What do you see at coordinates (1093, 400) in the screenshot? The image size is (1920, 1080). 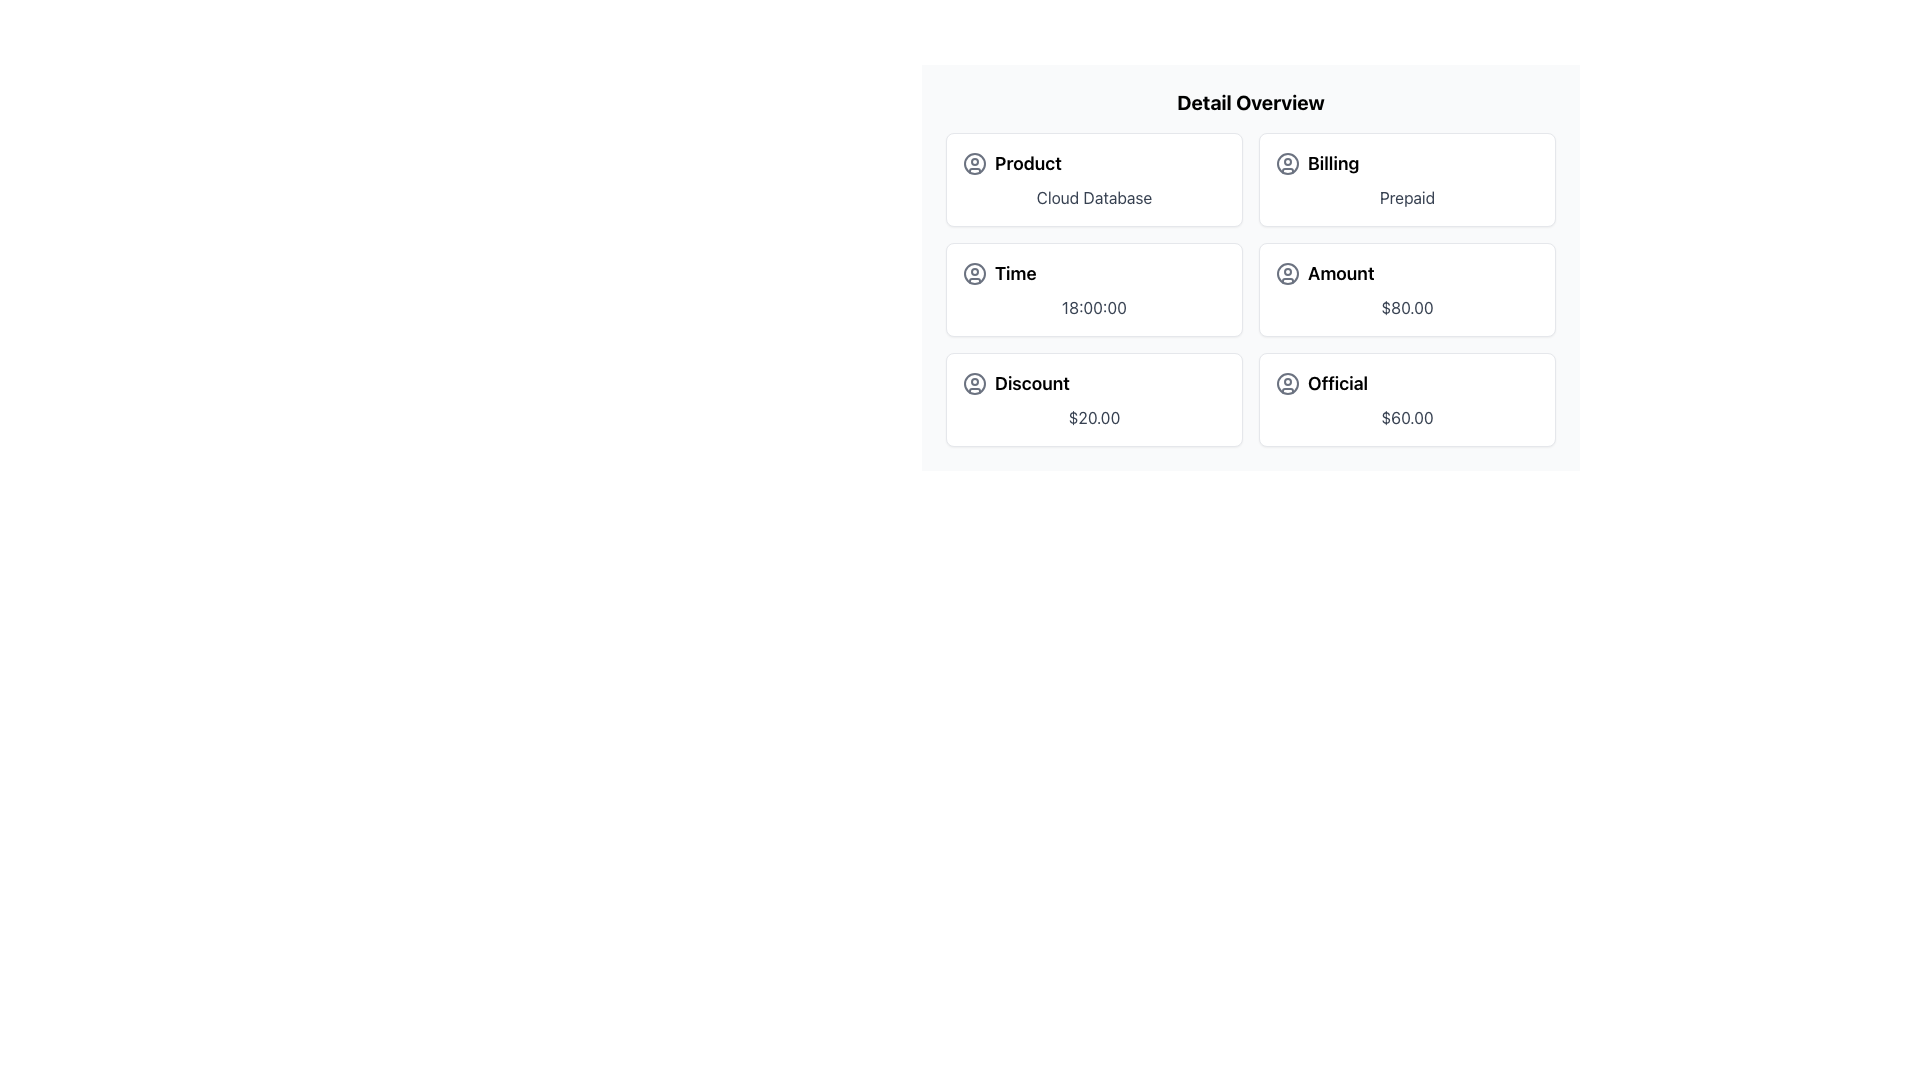 I see `the discount value from the Information card located in the lower-left quadrant of the grid, below 'Time' and` at bounding box center [1093, 400].